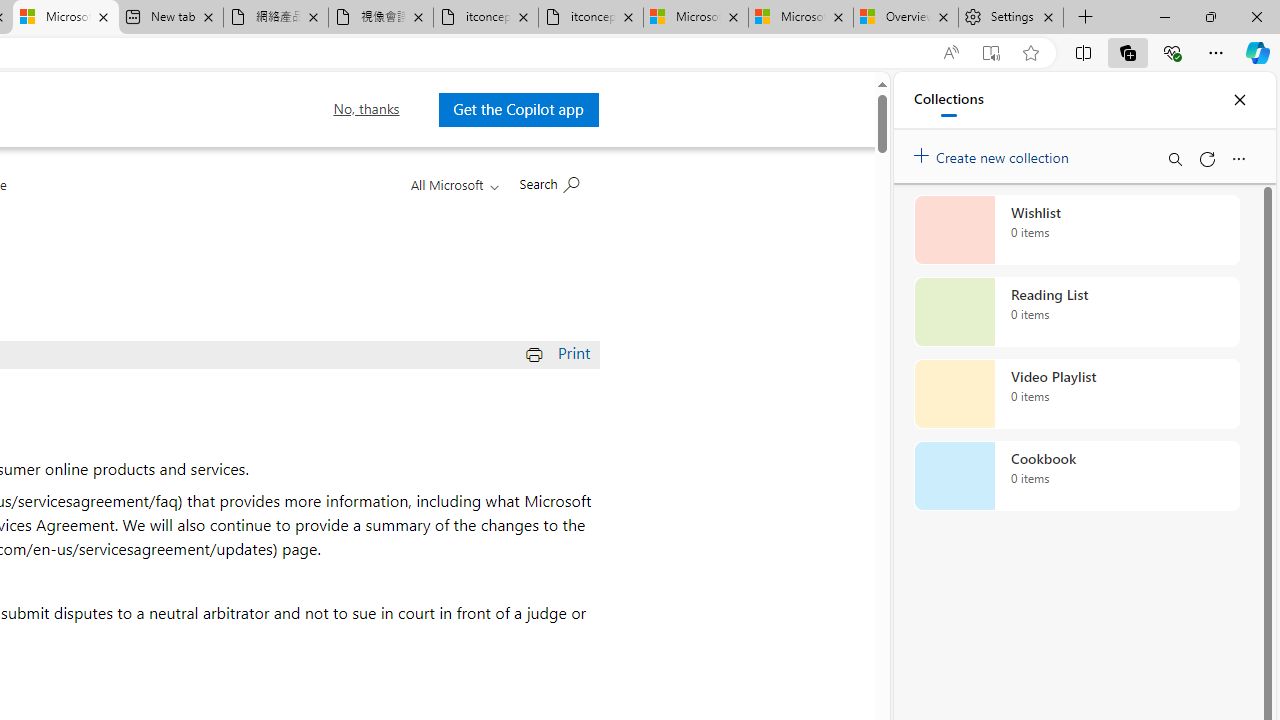 This screenshot has height=720, width=1280. I want to click on 'Video Playlist collection, 0 items', so click(1076, 394).